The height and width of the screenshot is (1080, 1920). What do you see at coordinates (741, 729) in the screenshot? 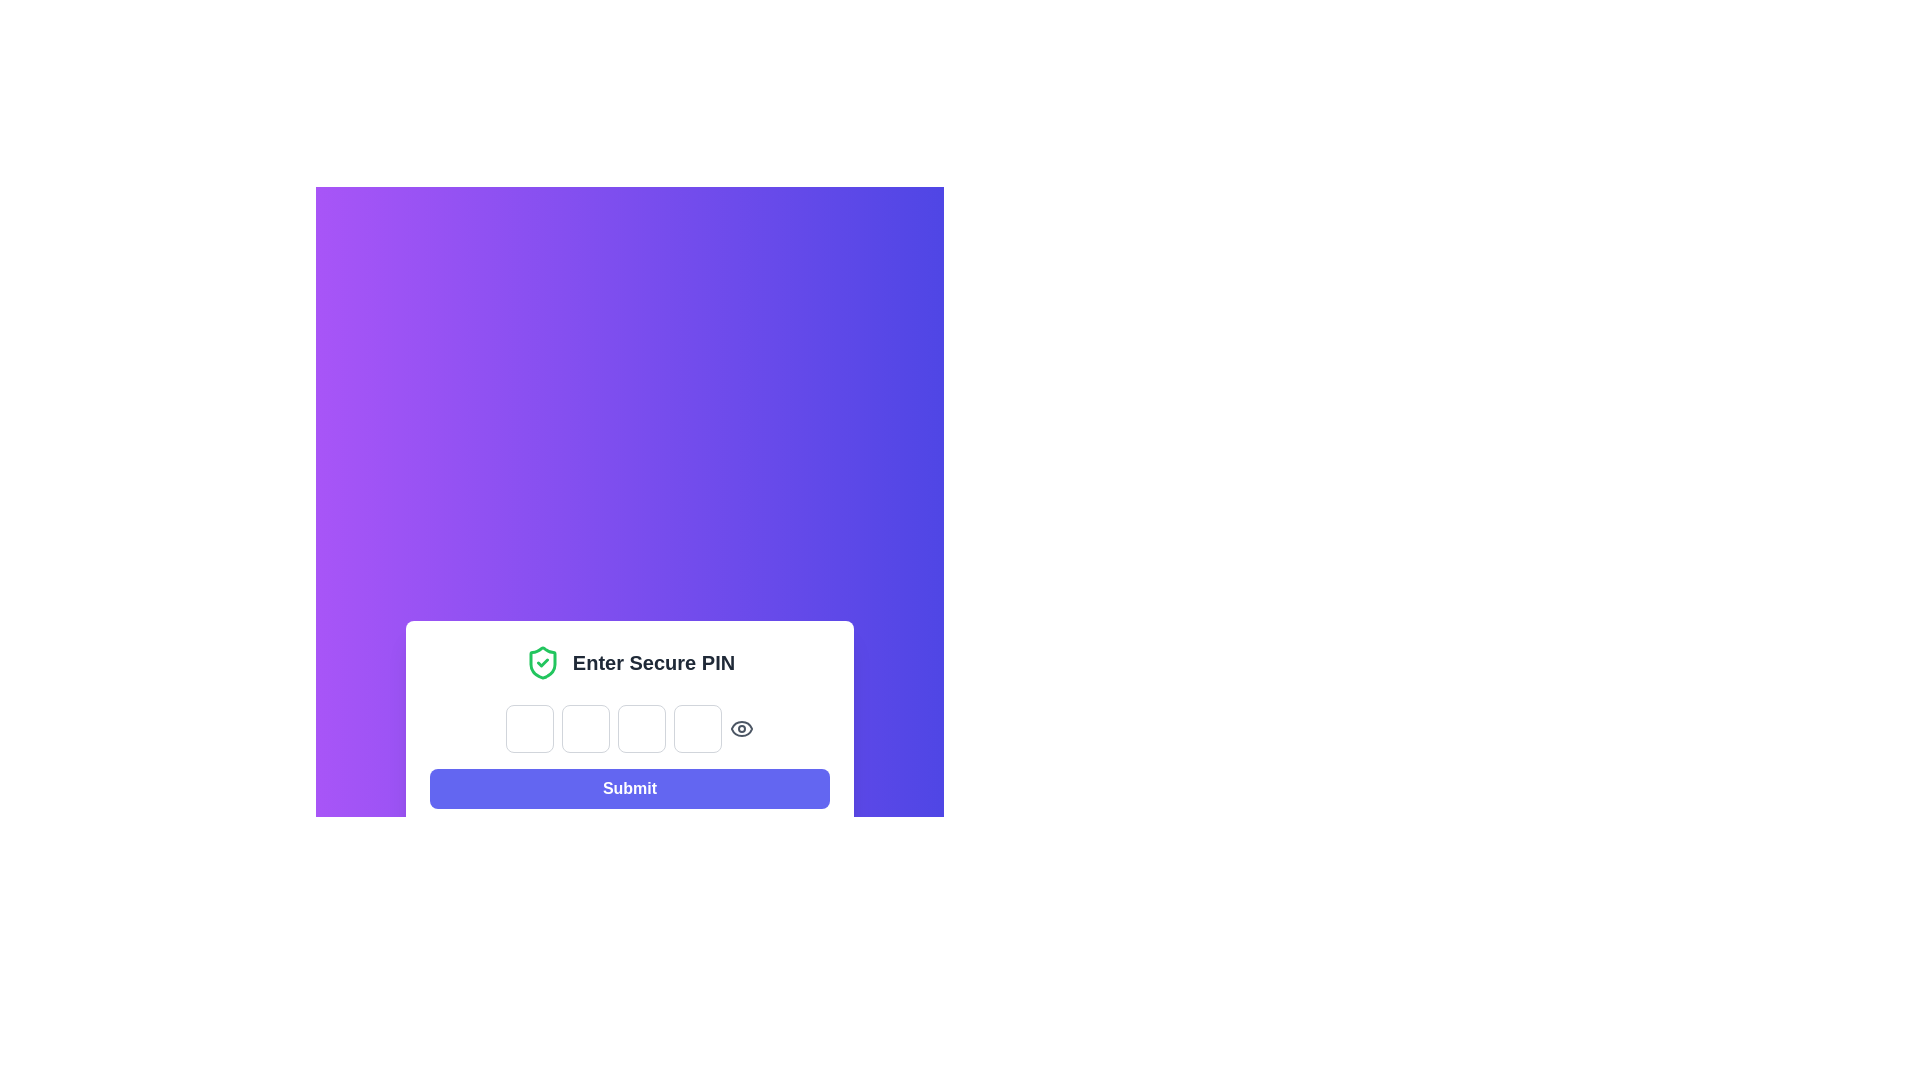
I see `the eye icon located to the right of the PIN input fields, which serves as a visual indicator for toggling or viewing entered PIN characters` at bounding box center [741, 729].